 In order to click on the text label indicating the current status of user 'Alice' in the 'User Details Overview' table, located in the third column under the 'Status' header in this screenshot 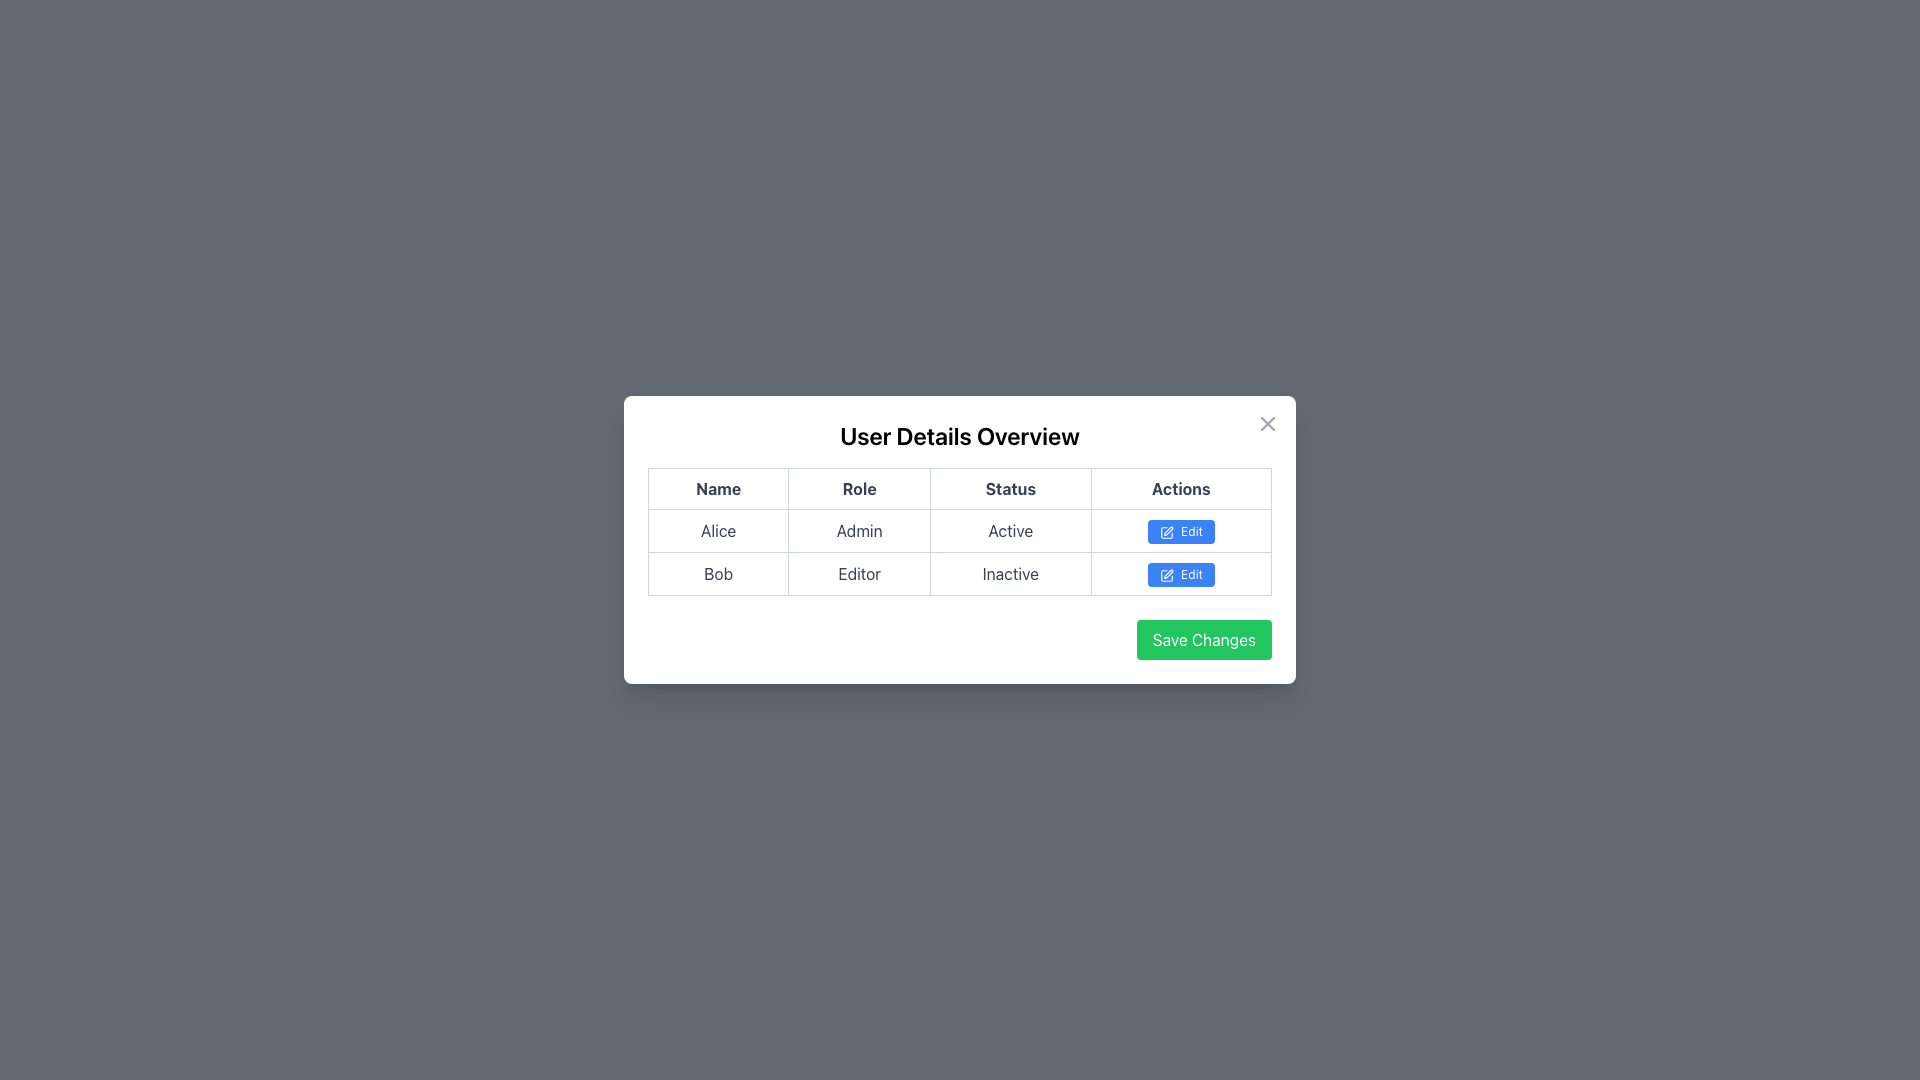, I will do `click(1010, 530)`.